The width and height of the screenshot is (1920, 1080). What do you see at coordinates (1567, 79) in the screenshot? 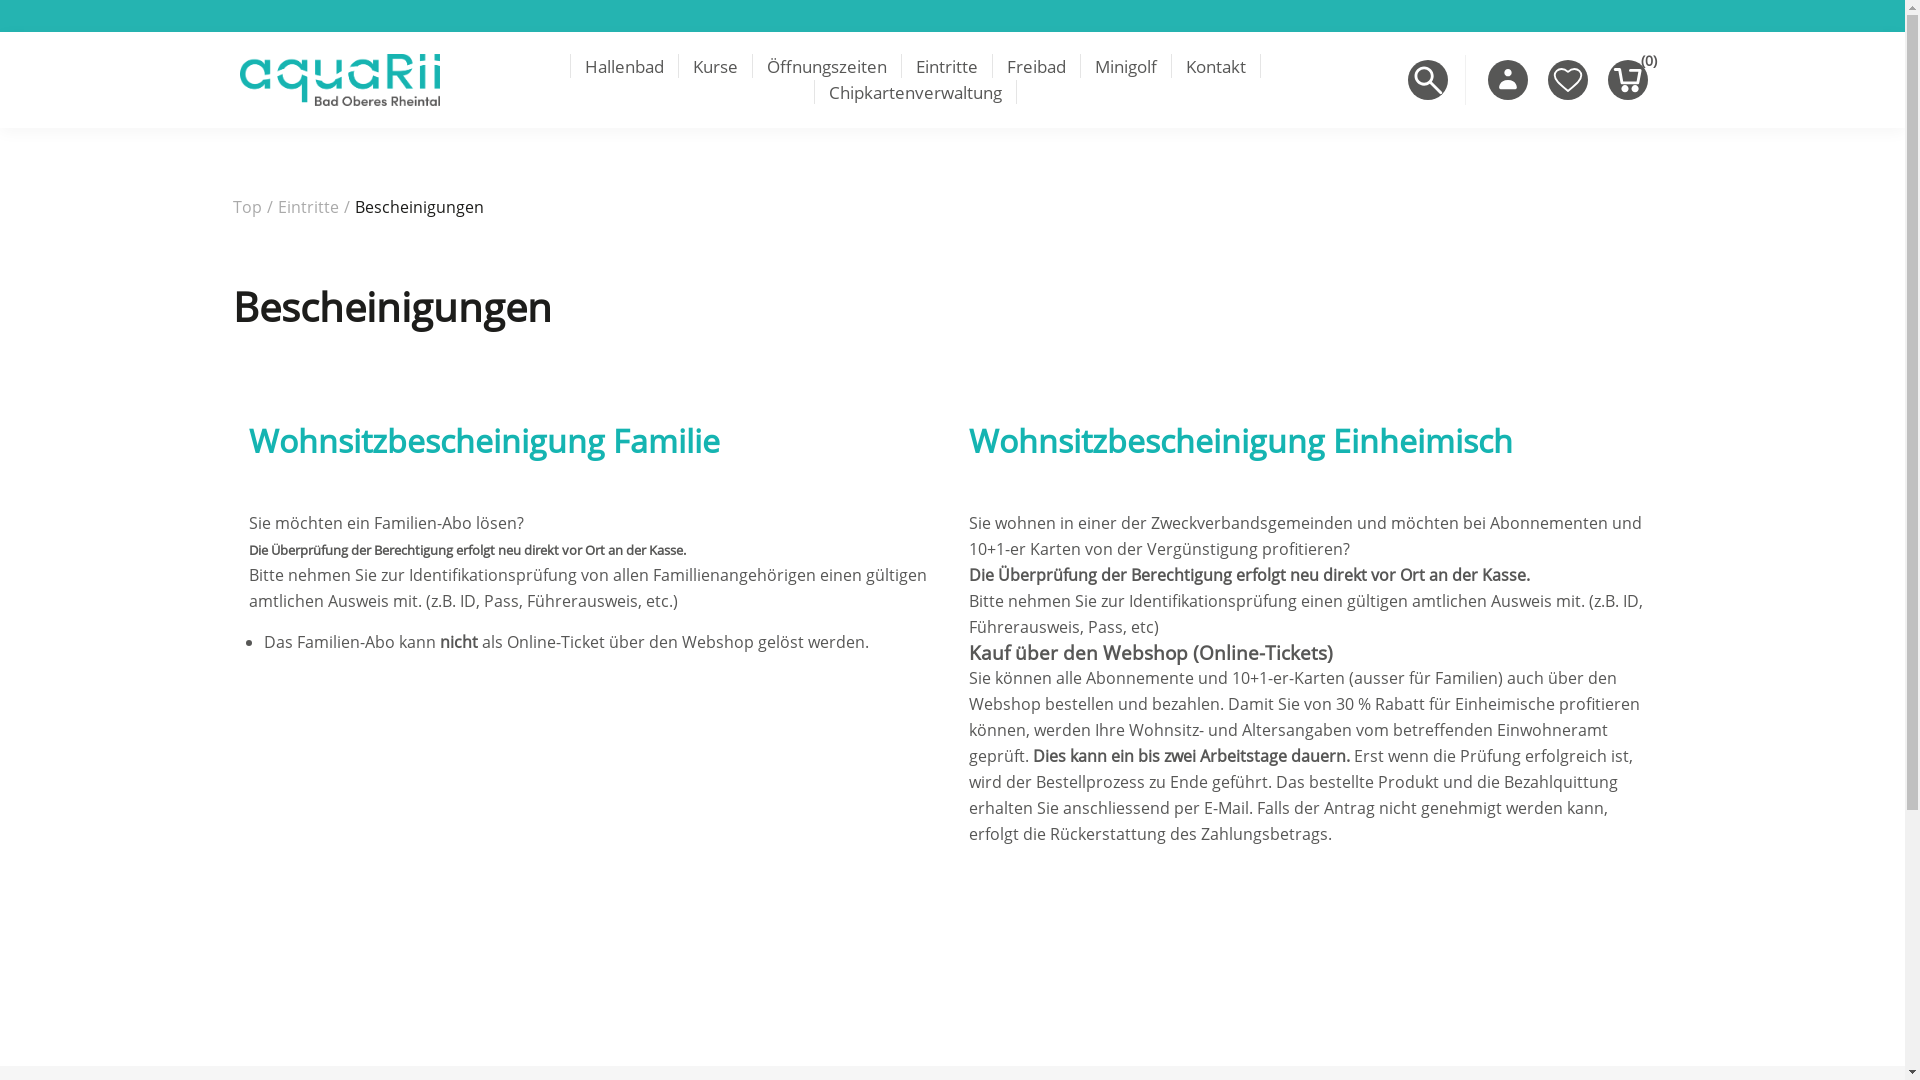
I see `'Wunschliste'` at bounding box center [1567, 79].